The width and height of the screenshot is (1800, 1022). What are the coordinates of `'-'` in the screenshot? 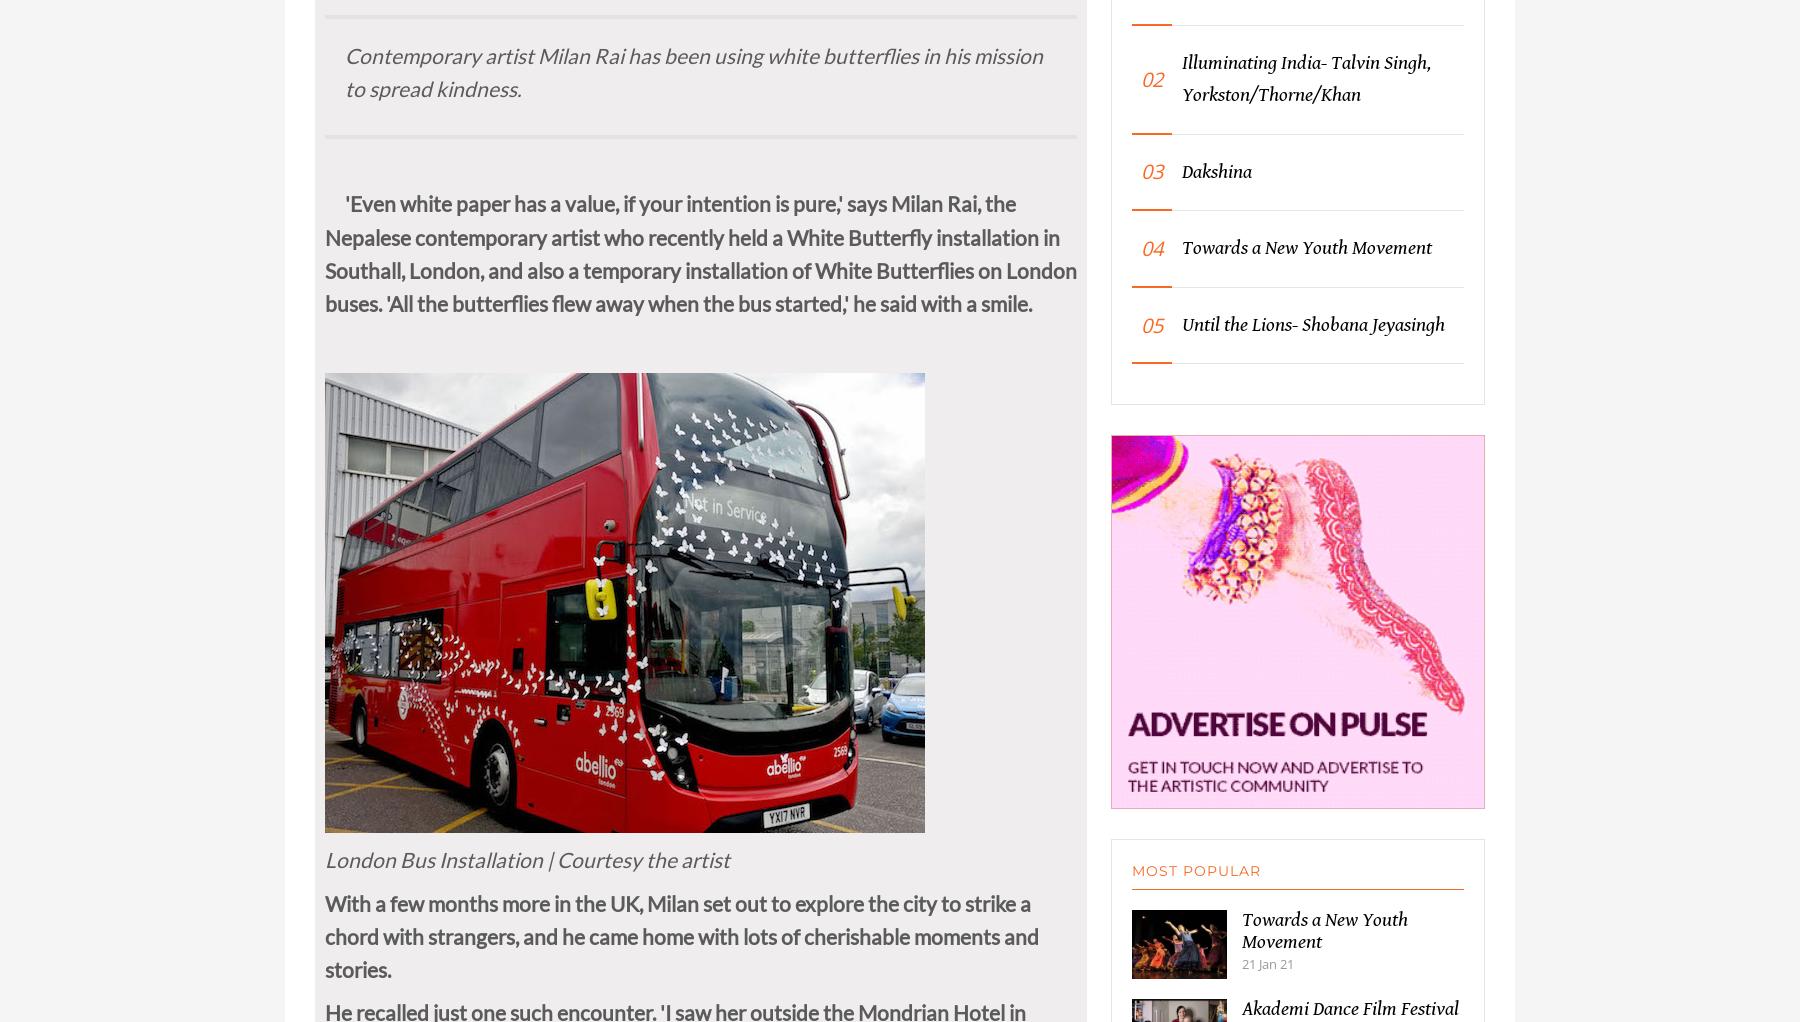 It's located at (396, 10).